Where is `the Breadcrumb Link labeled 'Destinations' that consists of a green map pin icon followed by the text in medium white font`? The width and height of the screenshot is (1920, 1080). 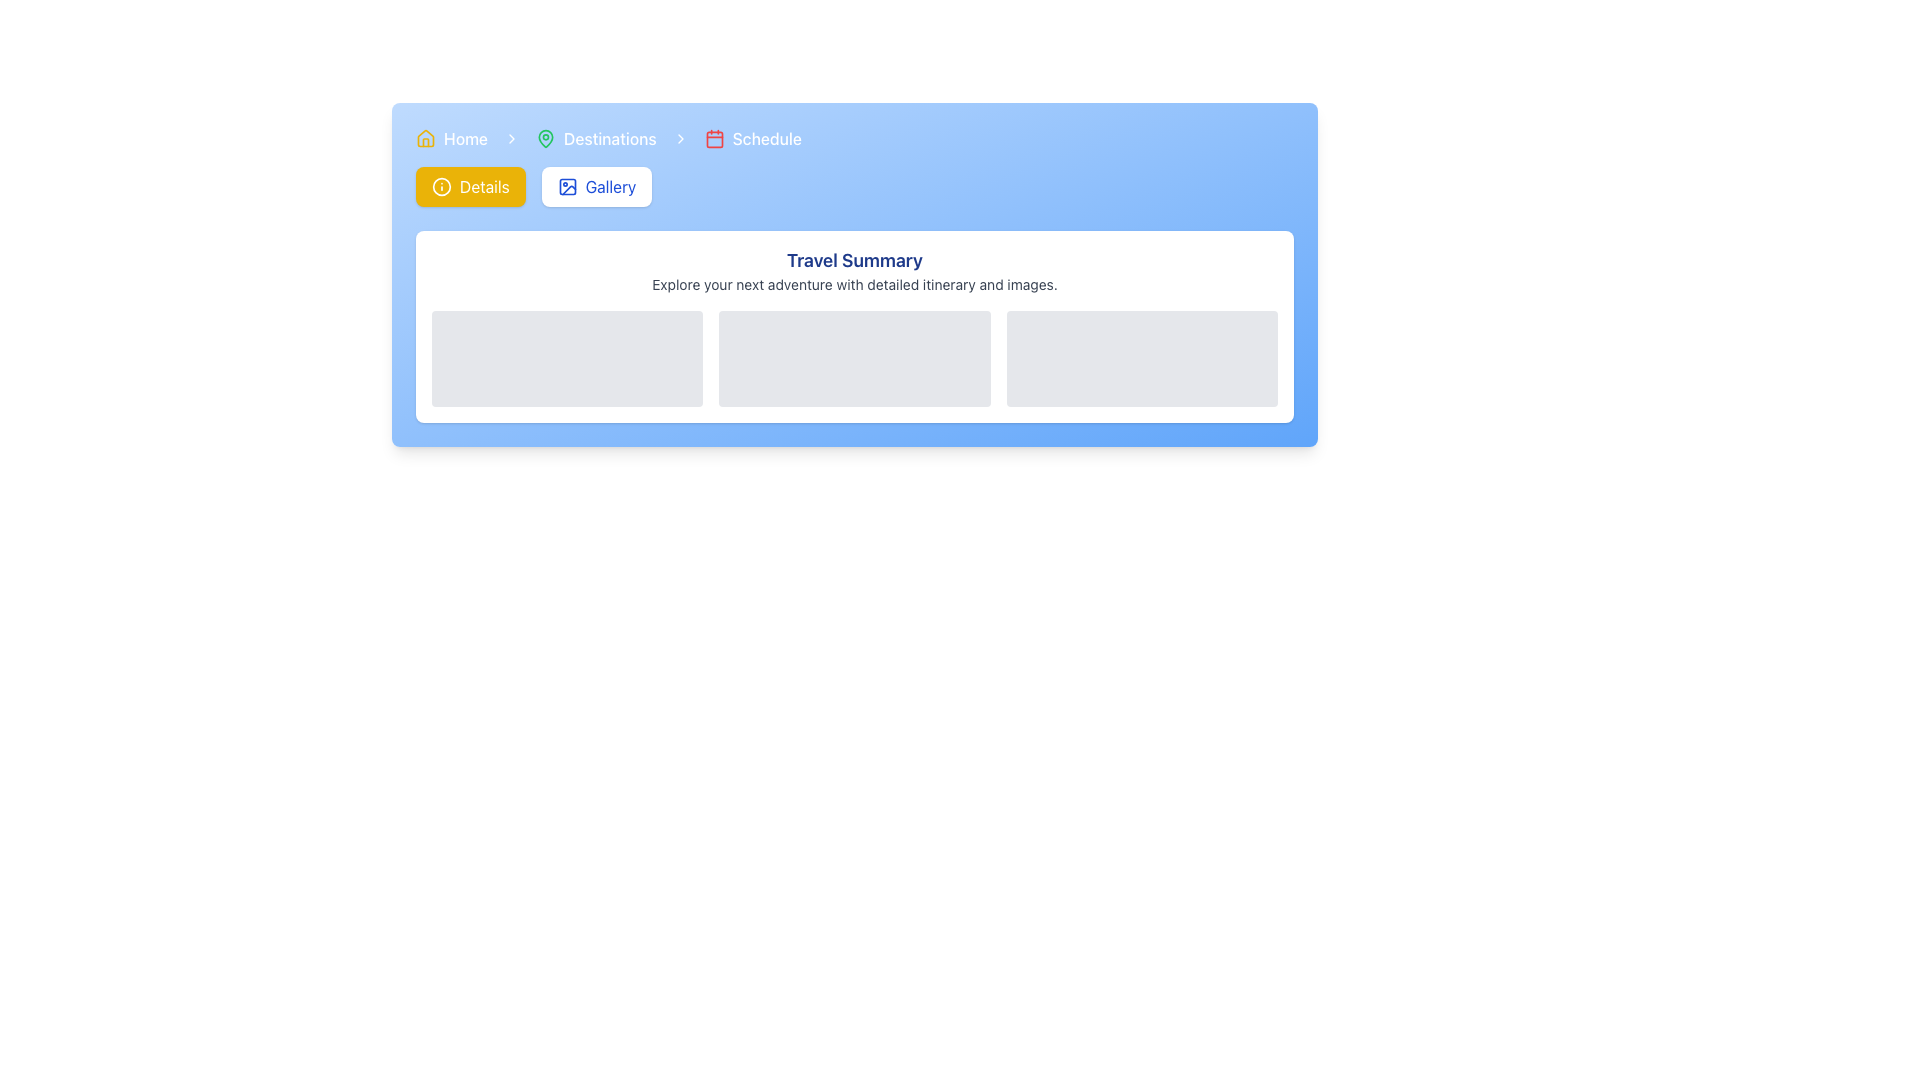 the Breadcrumb Link labeled 'Destinations' that consists of a green map pin icon followed by the text in medium white font is located at coordinates (595, 137).